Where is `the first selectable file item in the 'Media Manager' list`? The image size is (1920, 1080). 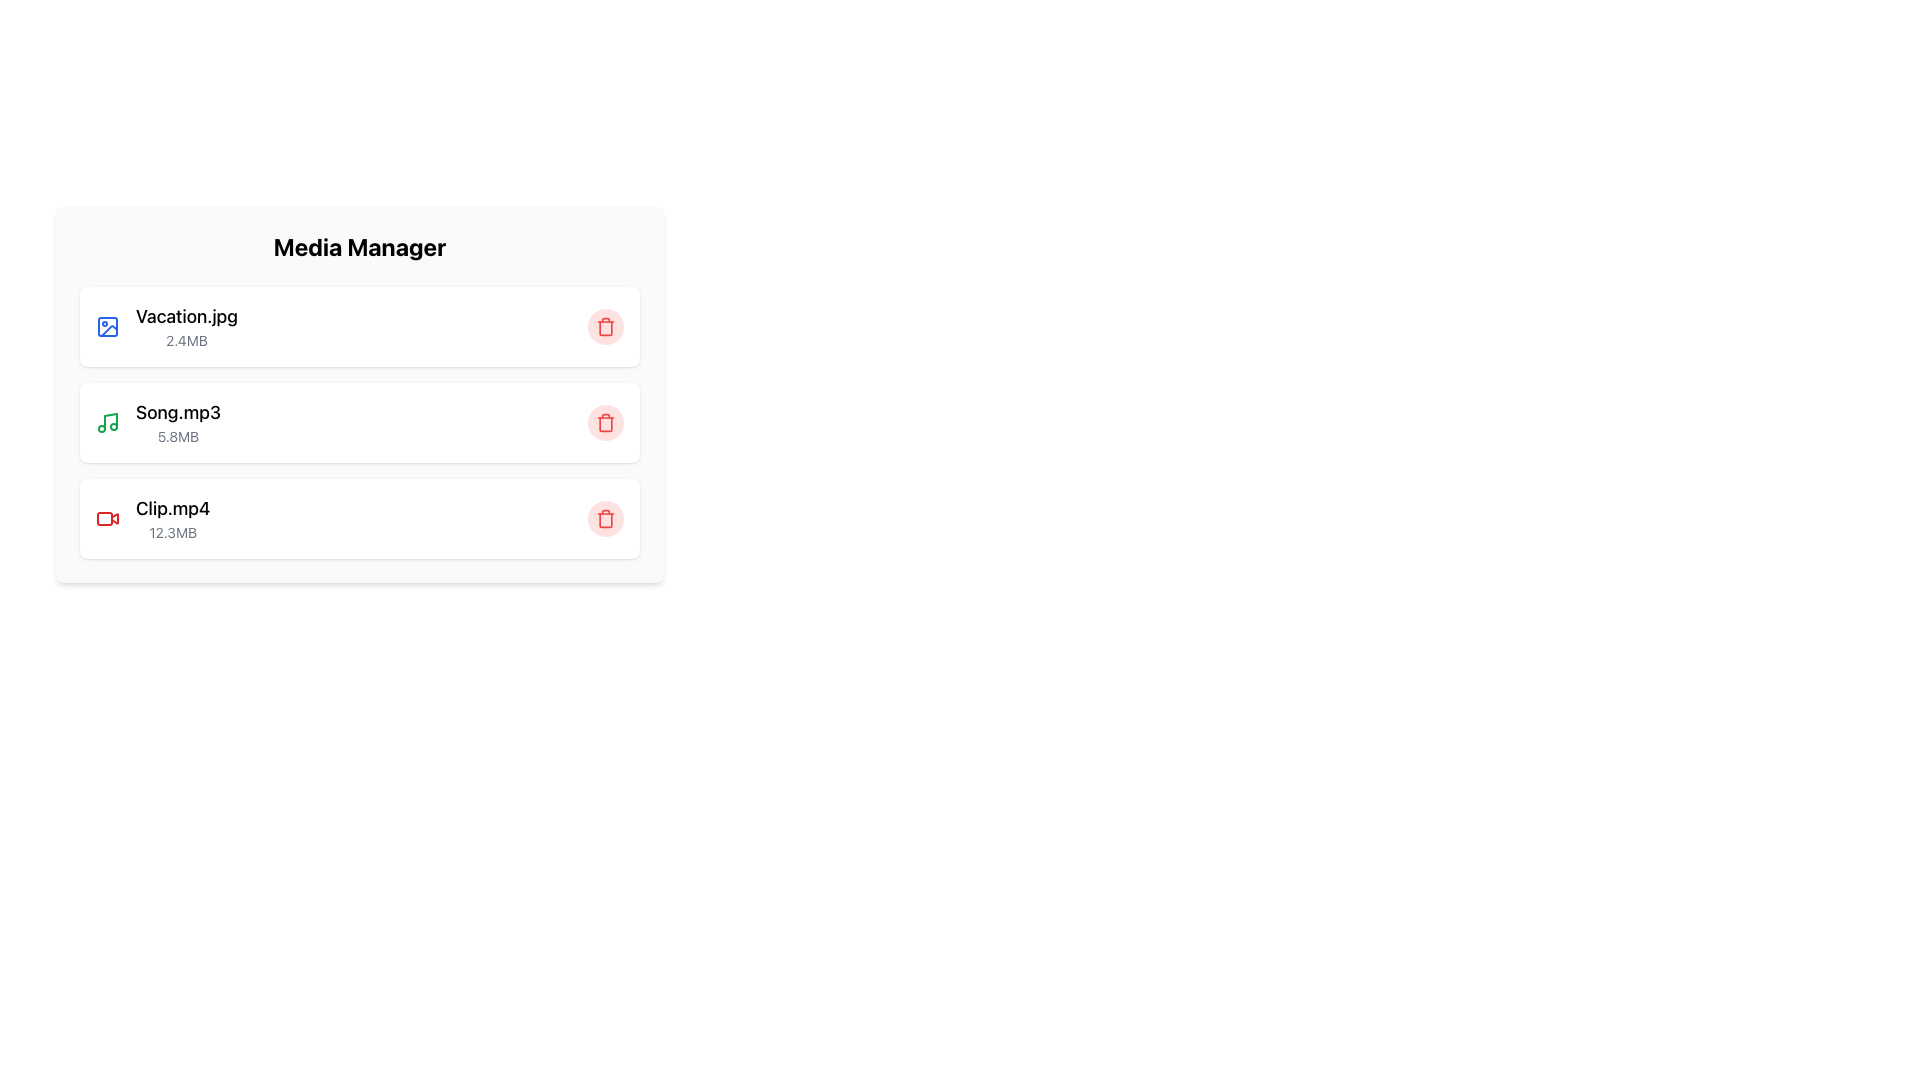 the first selectable file item in the 'Media Manager' list is located at coordinates (360, 326).